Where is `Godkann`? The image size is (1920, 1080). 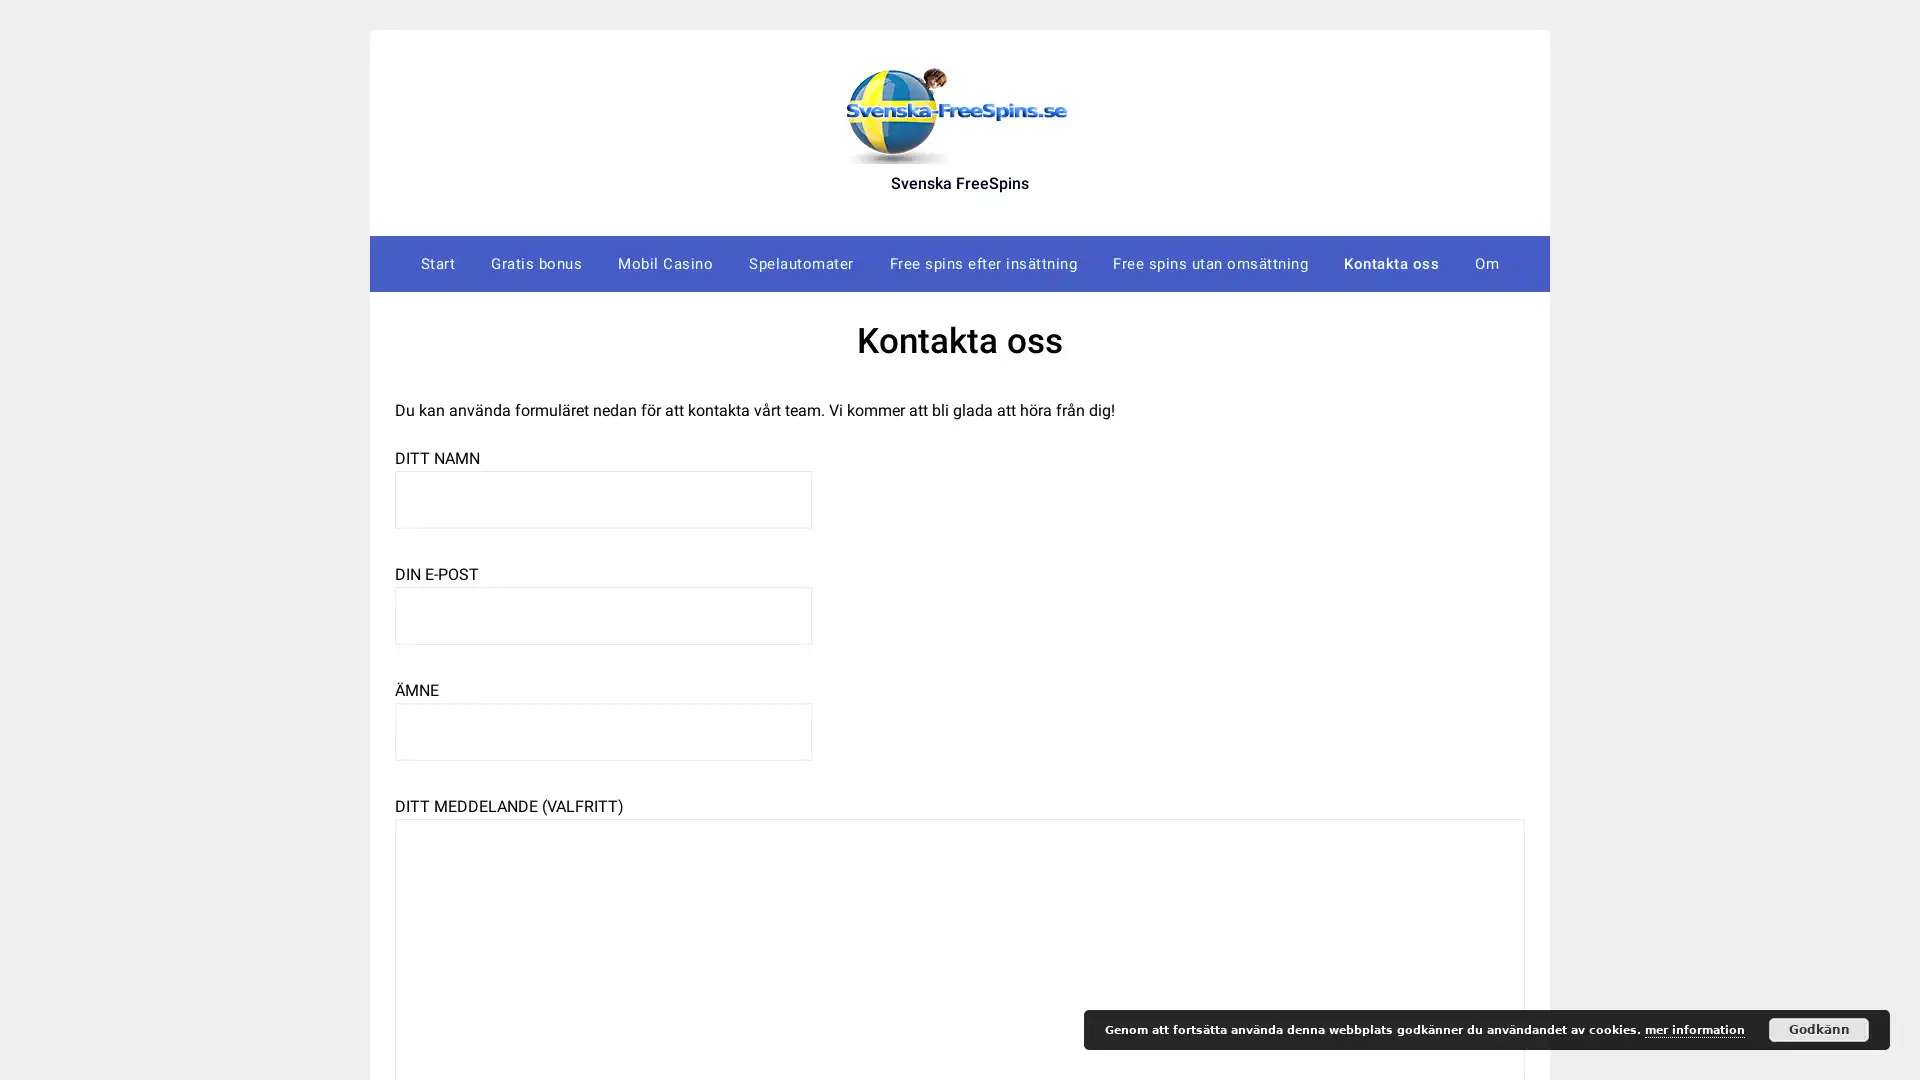 Godkann is located at coordinates (1819, 1029).